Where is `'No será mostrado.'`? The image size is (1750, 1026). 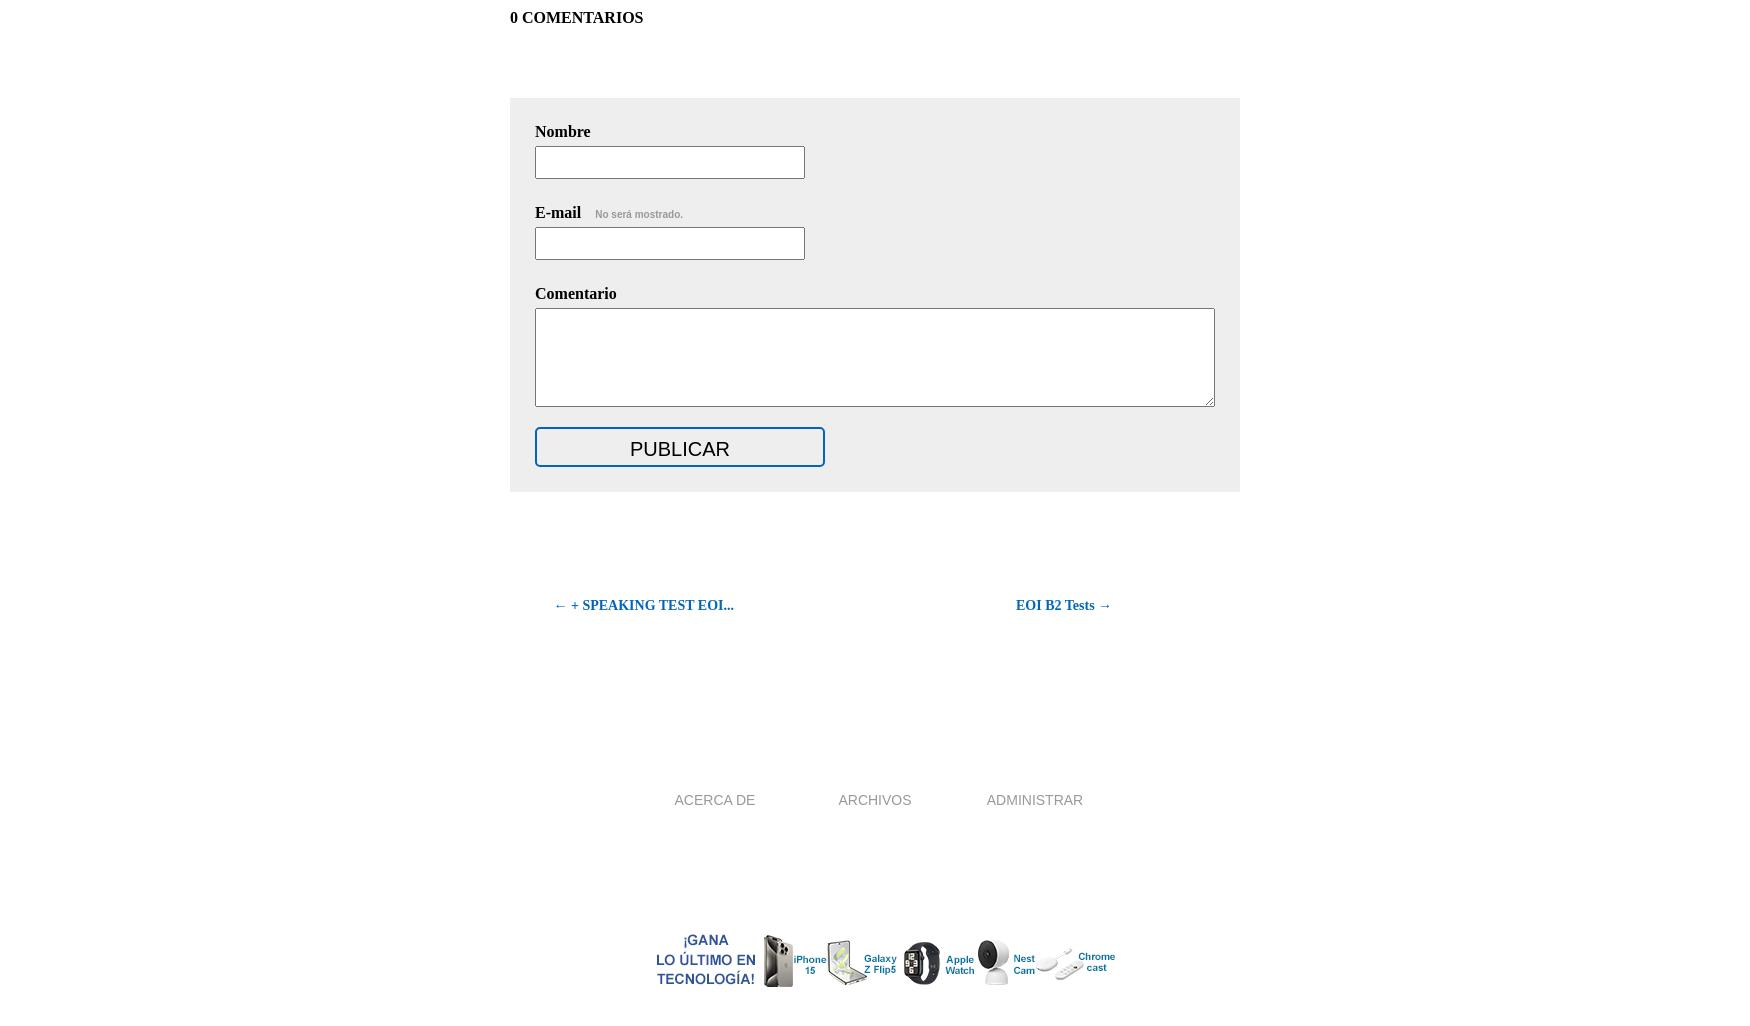
'No será mostrado.' is located at coordinates (595, 214).